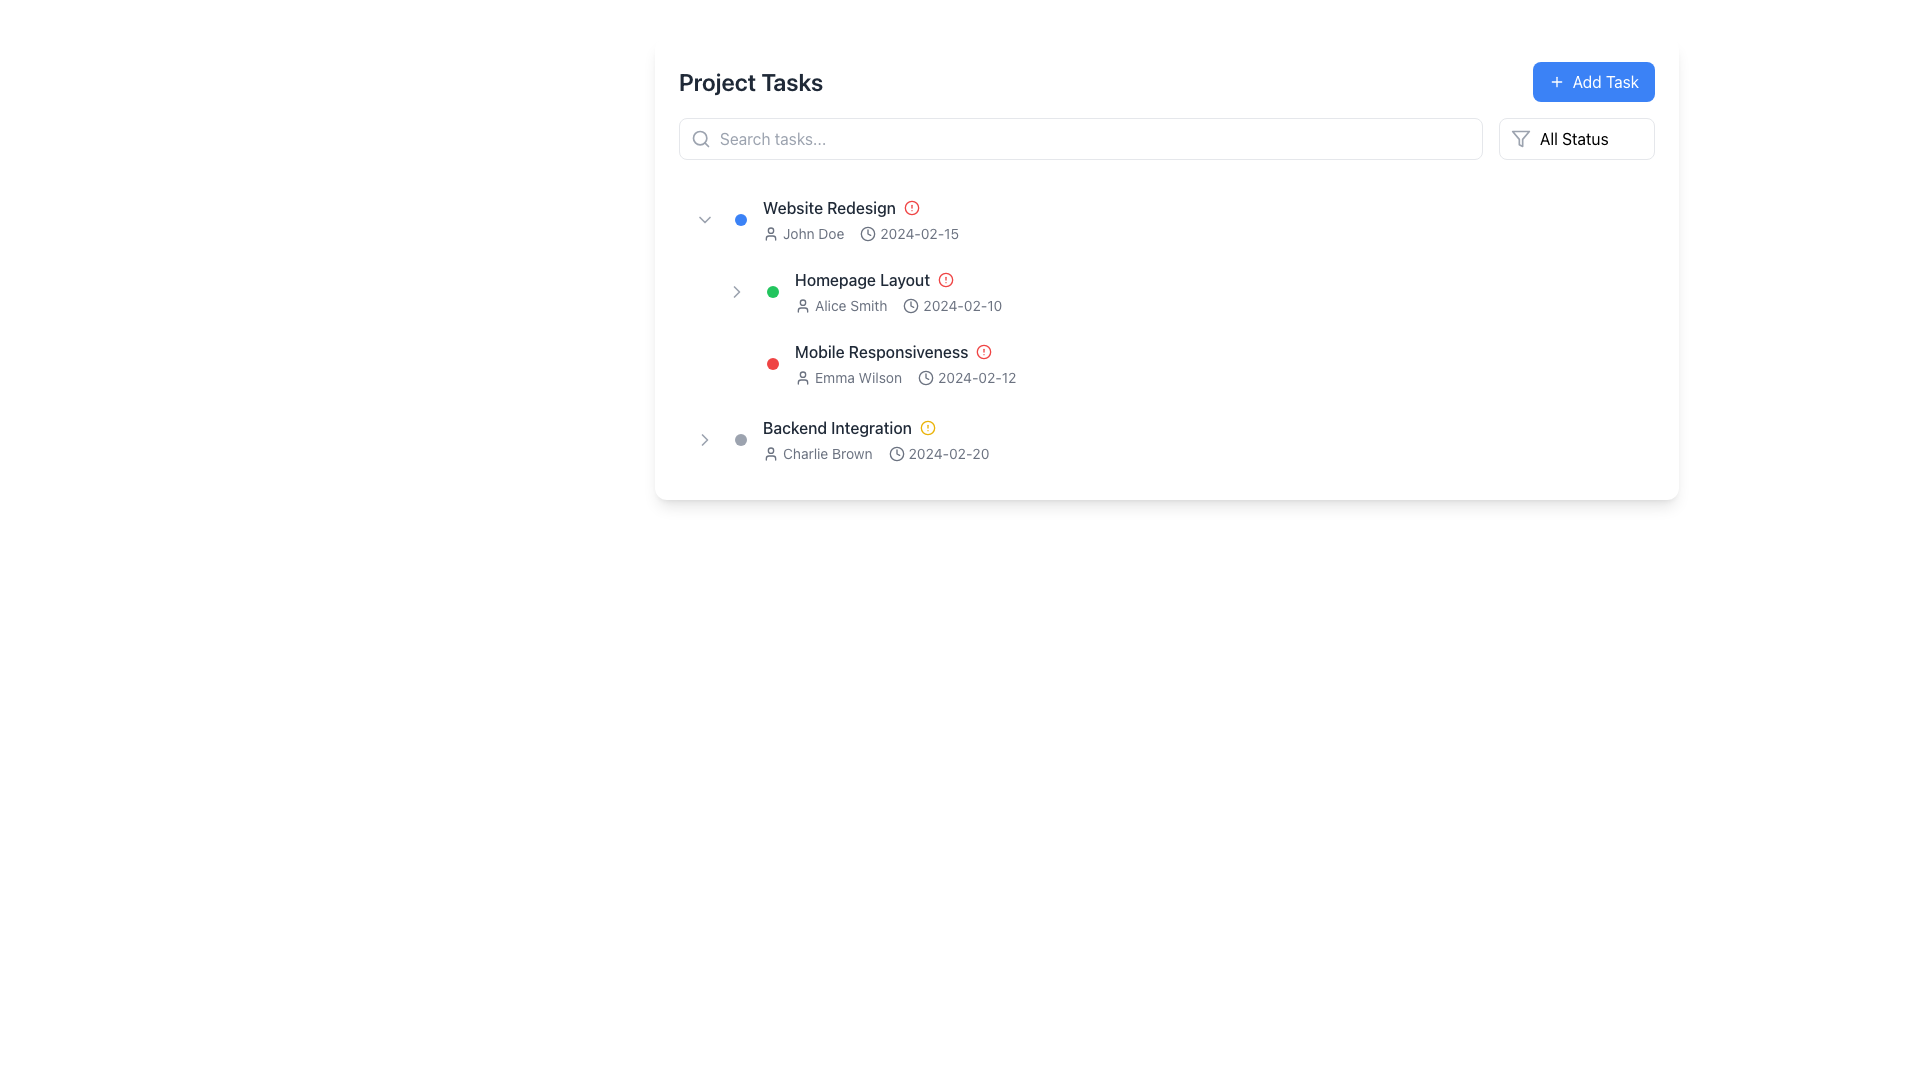  What do you see at coordinates (1182, 363) in the screenshot?
I see `the third task item in the project management system, located under 'Website Redesign'` at bounding box center [1182, 363].